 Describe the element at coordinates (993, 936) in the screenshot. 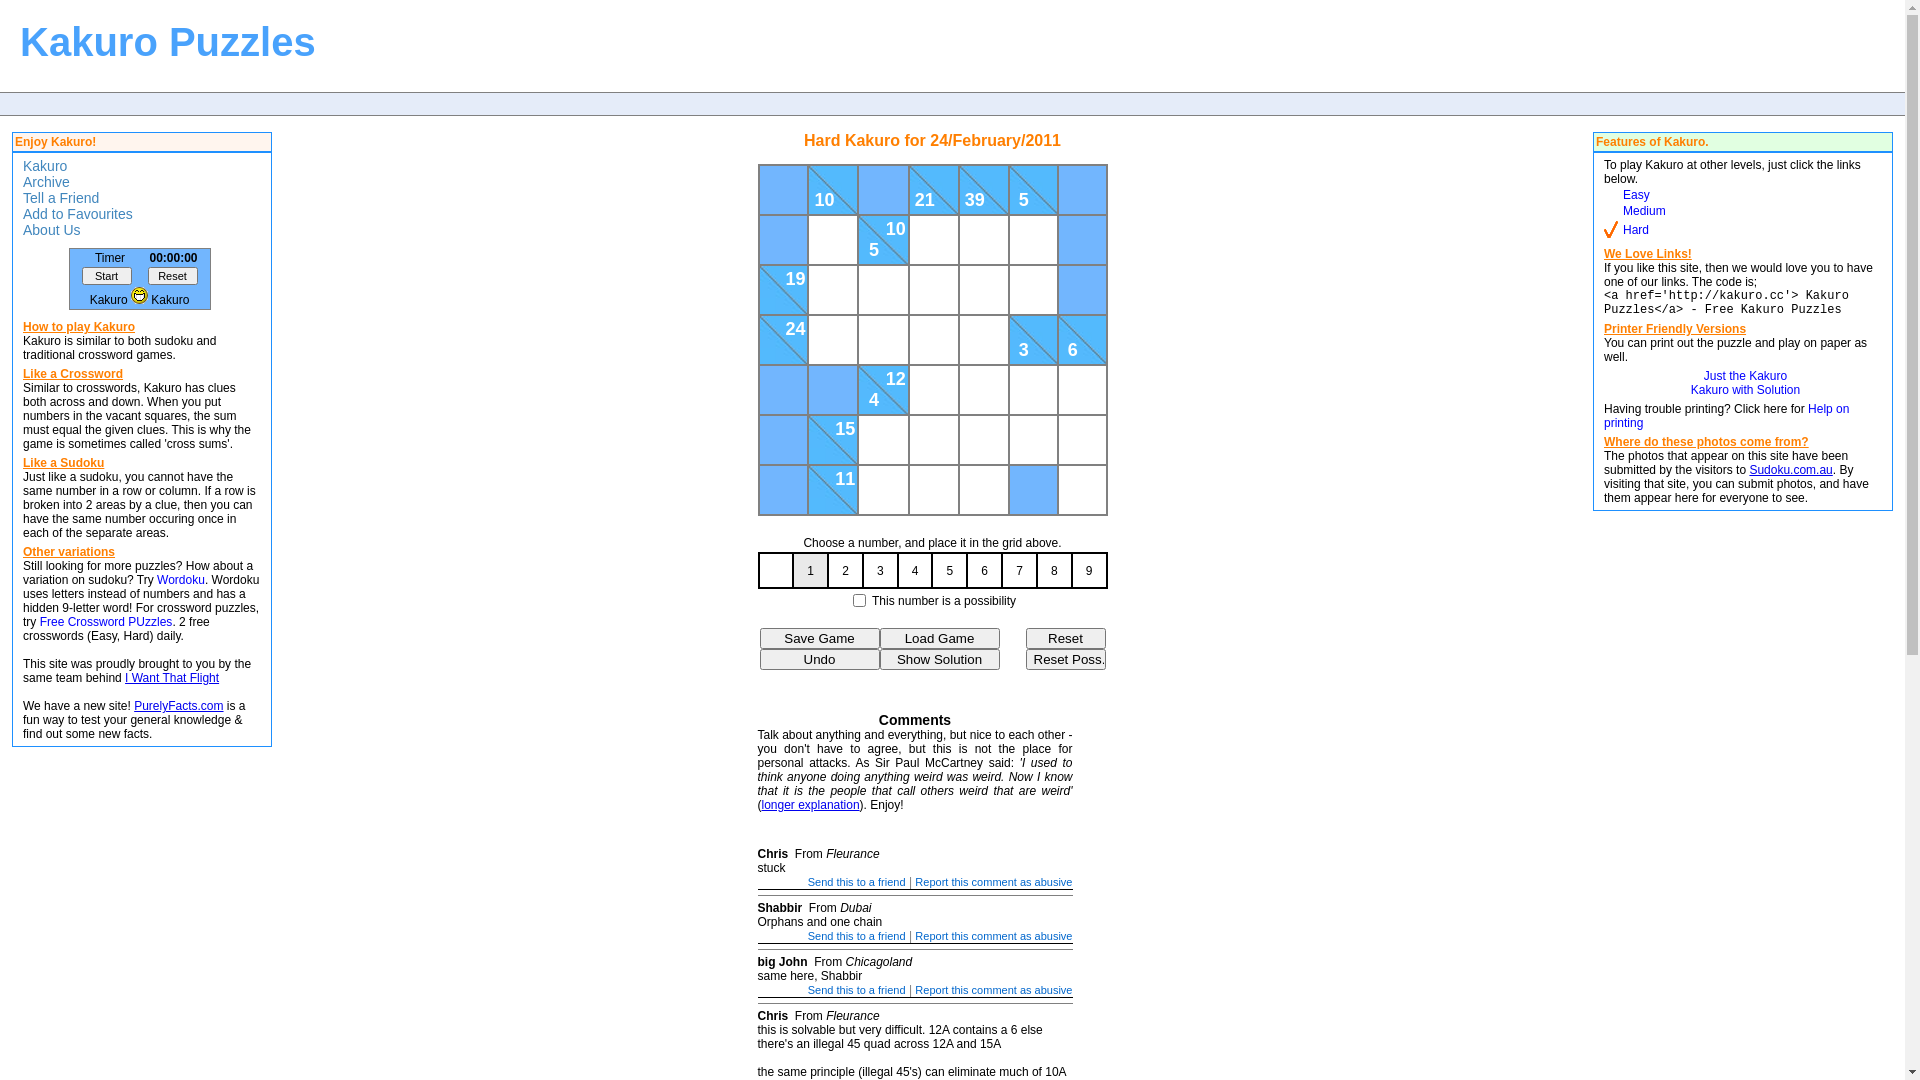

I see `'Report this comment as abusive'` at that location.